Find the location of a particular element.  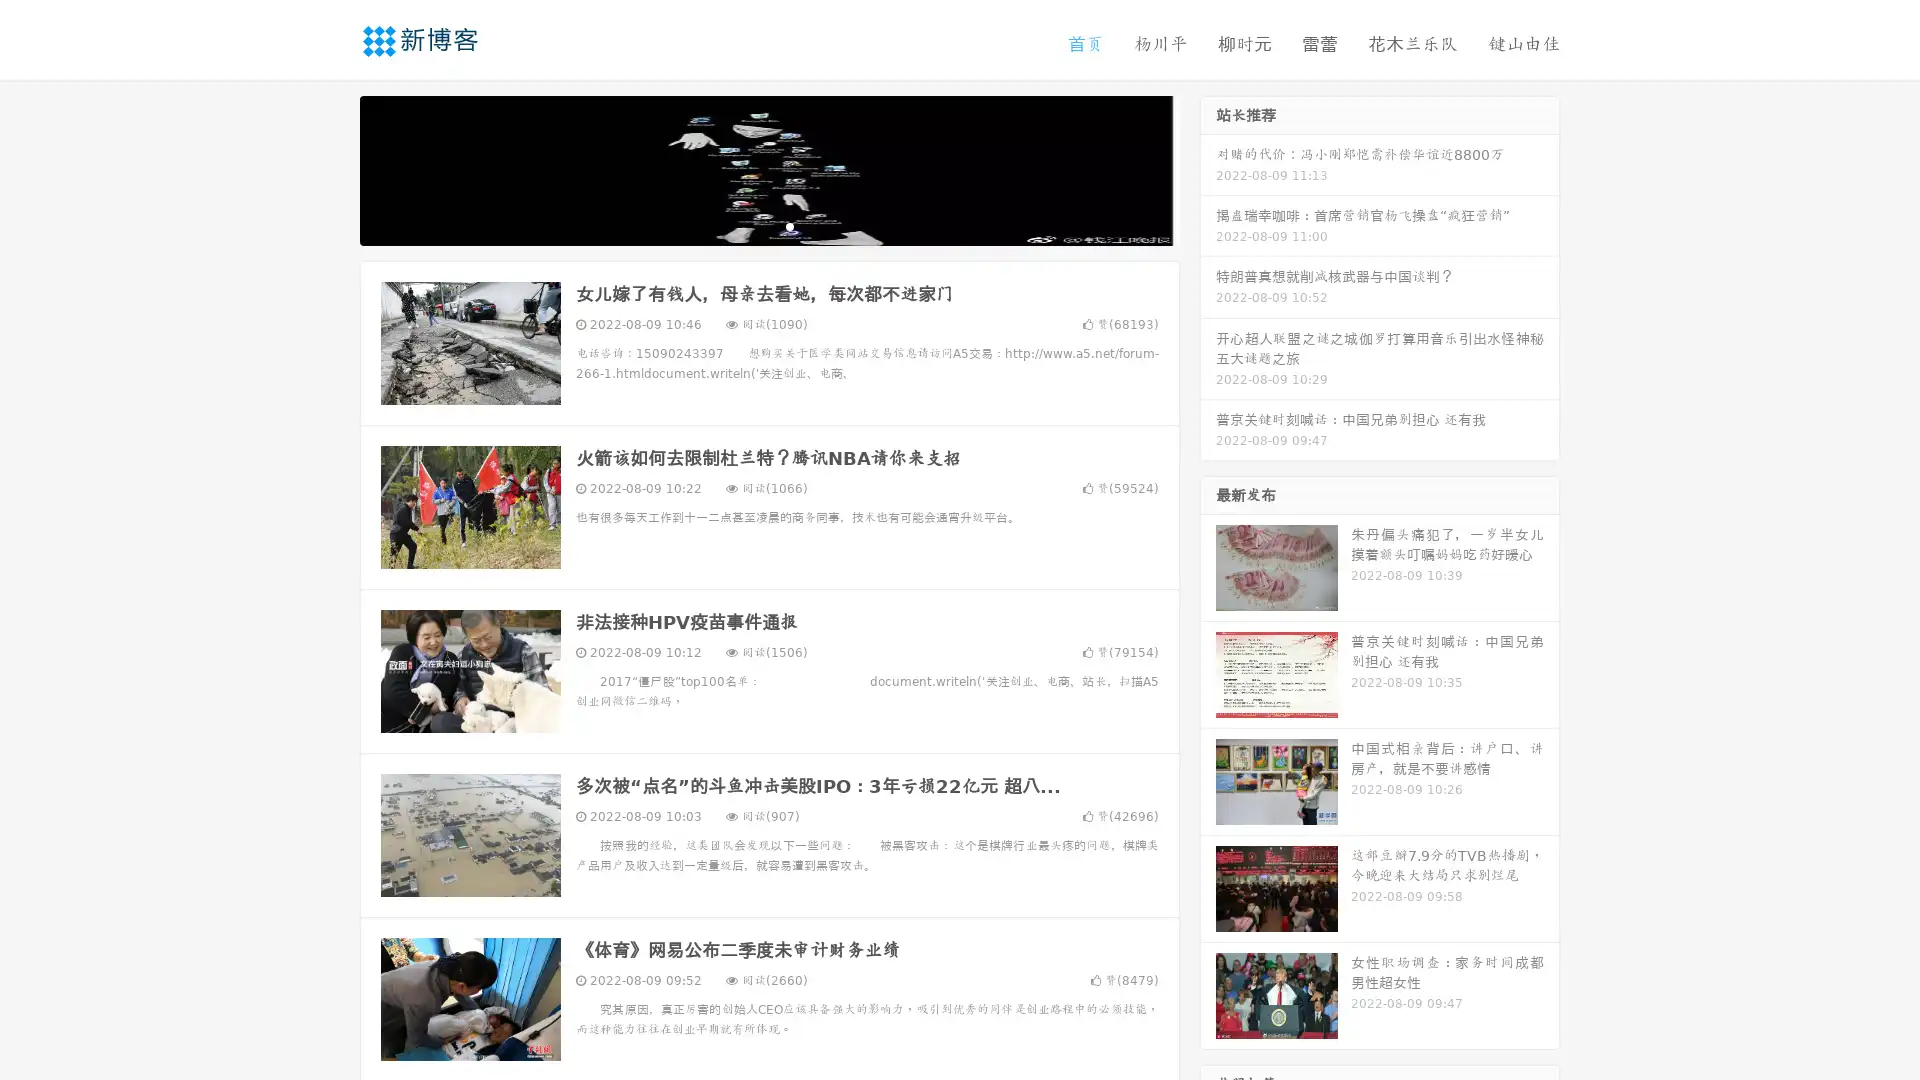

Previous slide is located at coordinates (330, 168).